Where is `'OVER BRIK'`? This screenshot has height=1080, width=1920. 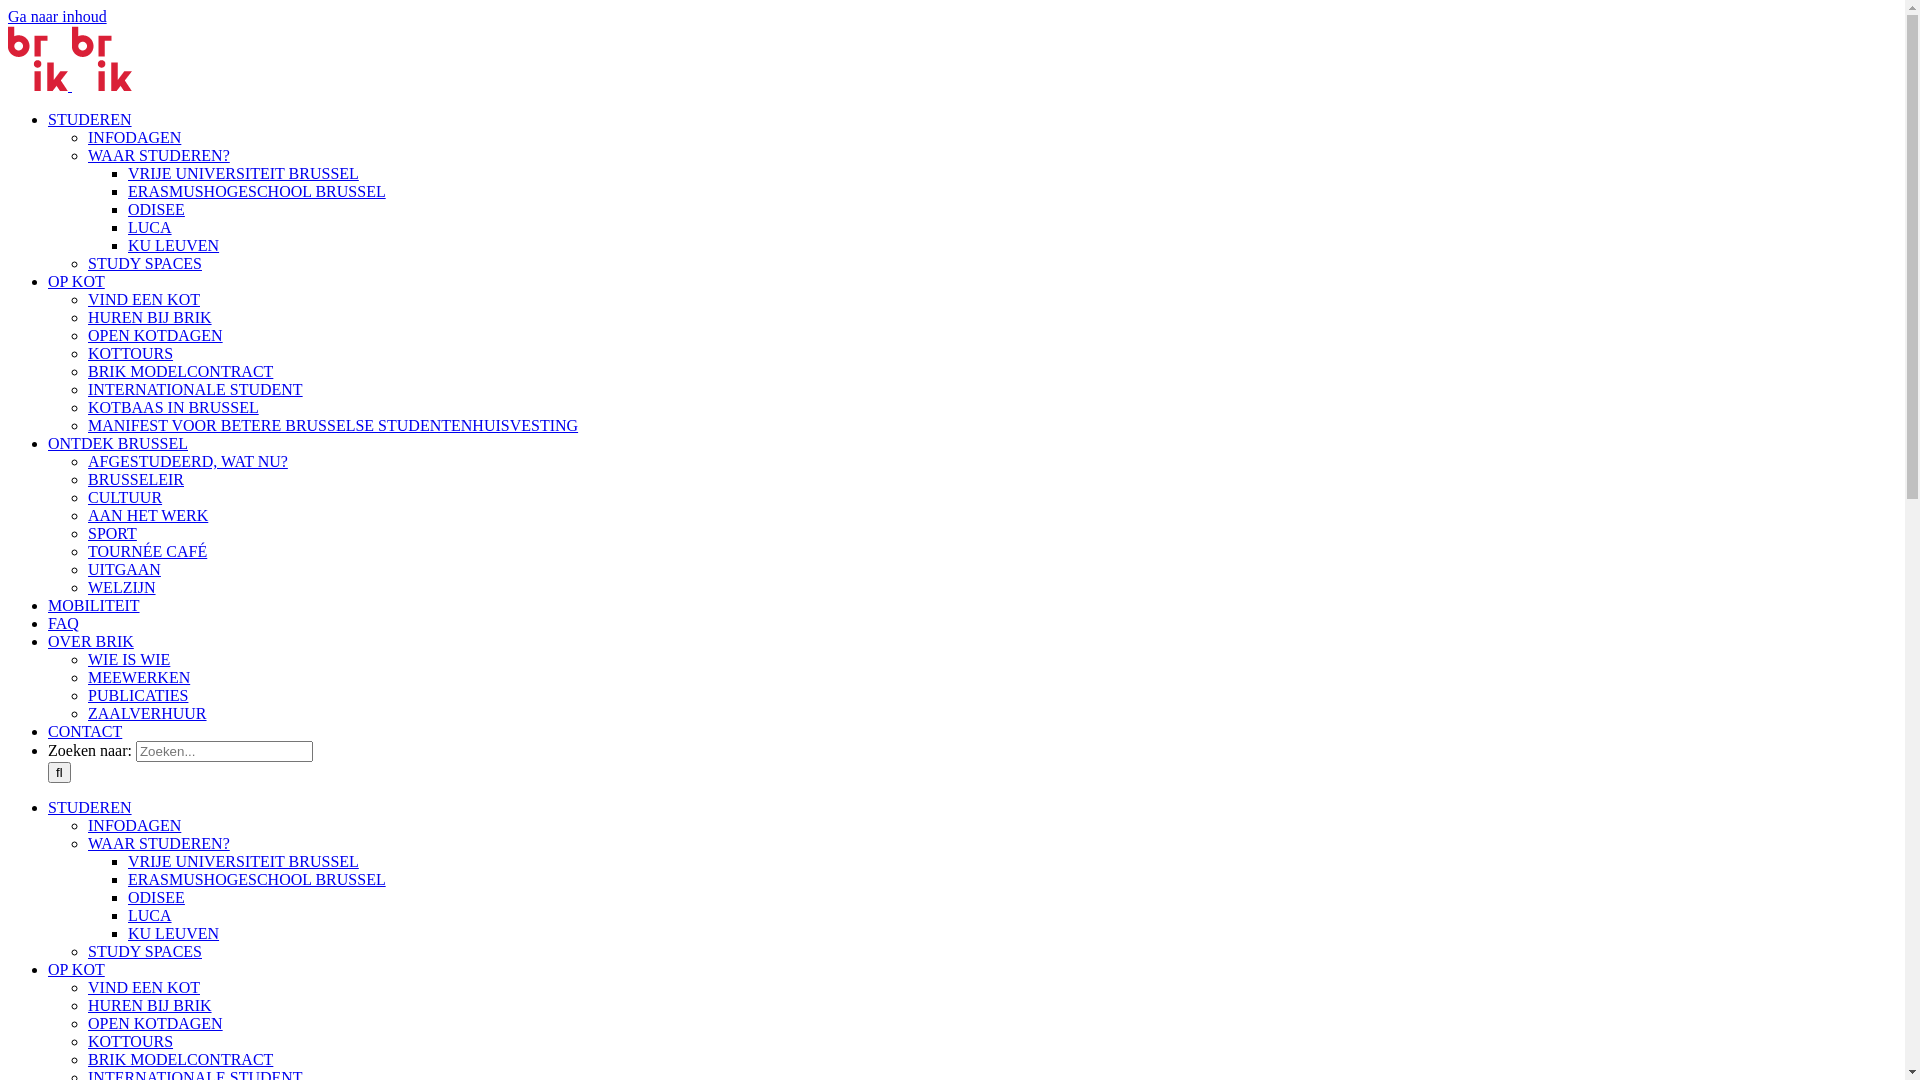
'OVER BRIK' is located at coordinates (90, 641).